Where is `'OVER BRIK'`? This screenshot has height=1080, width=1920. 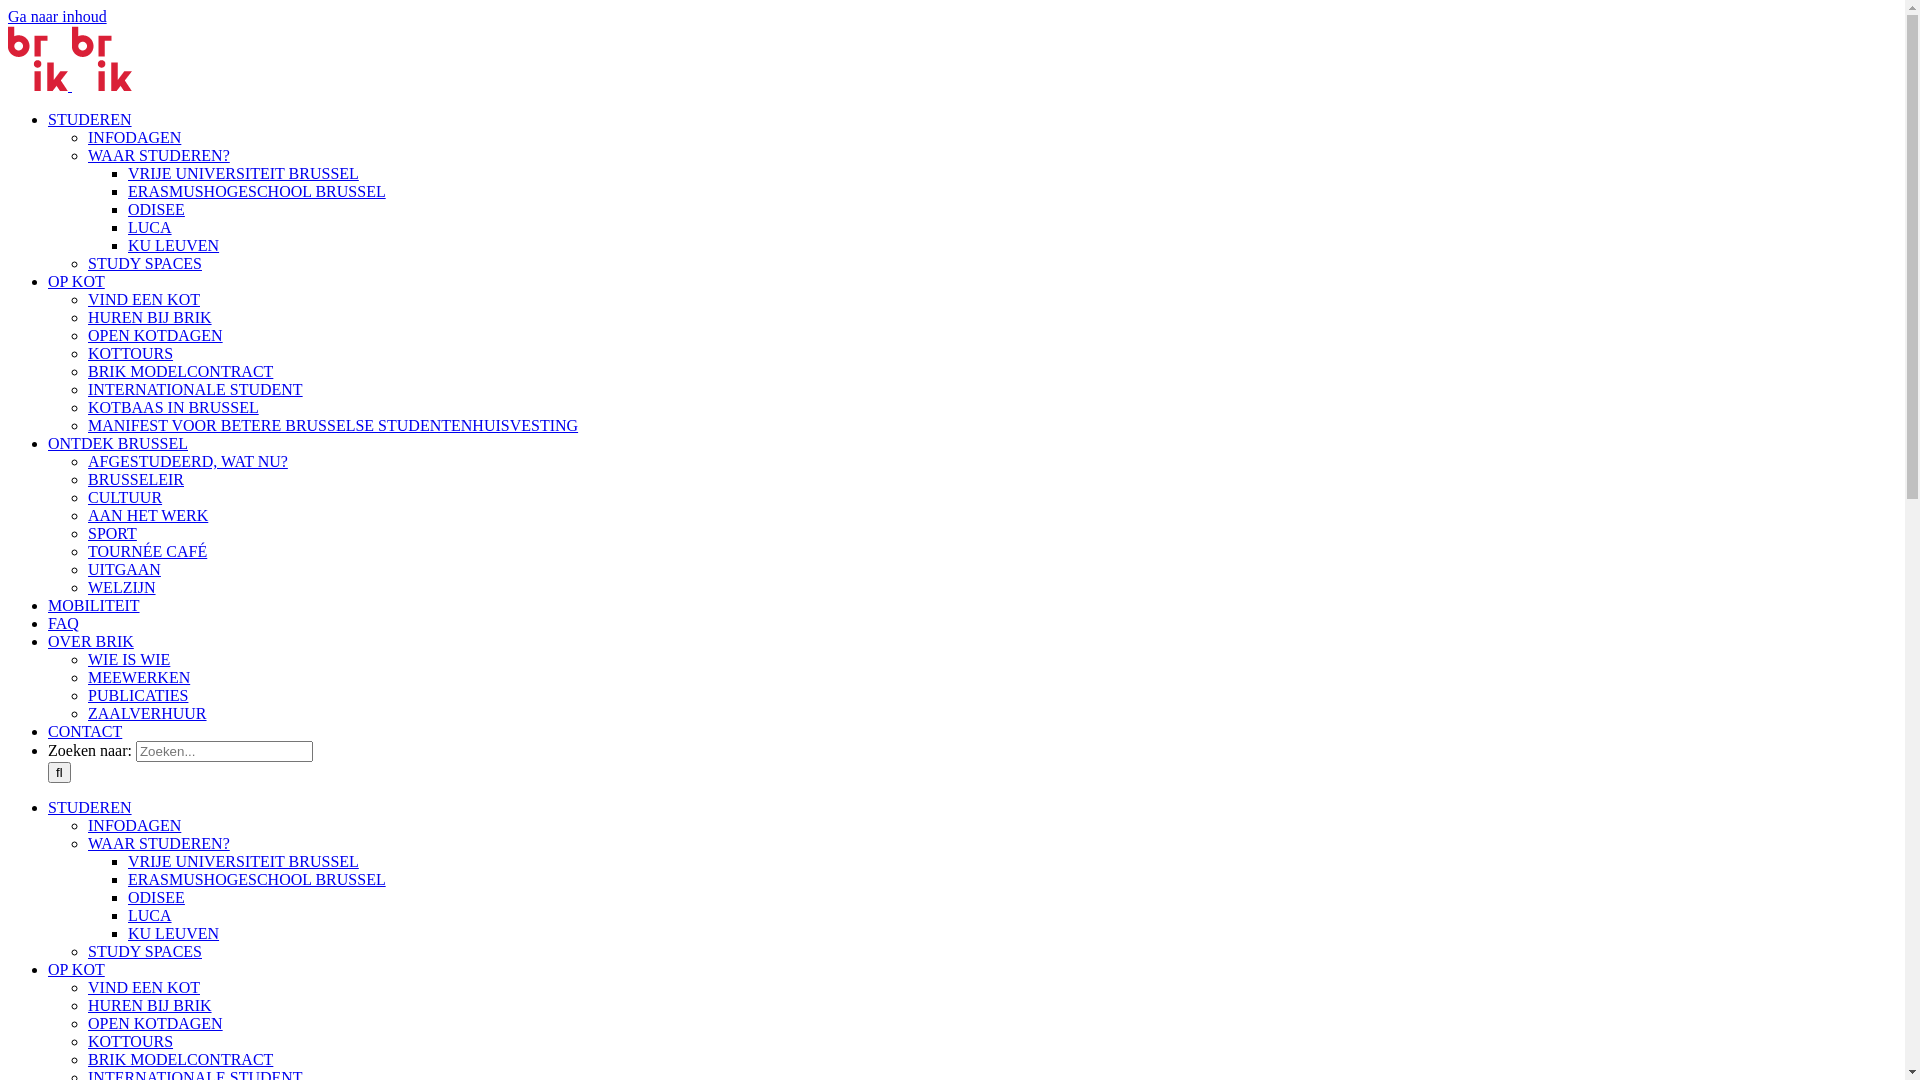
'OVER BRIK' is located at coordinates (90, 641).